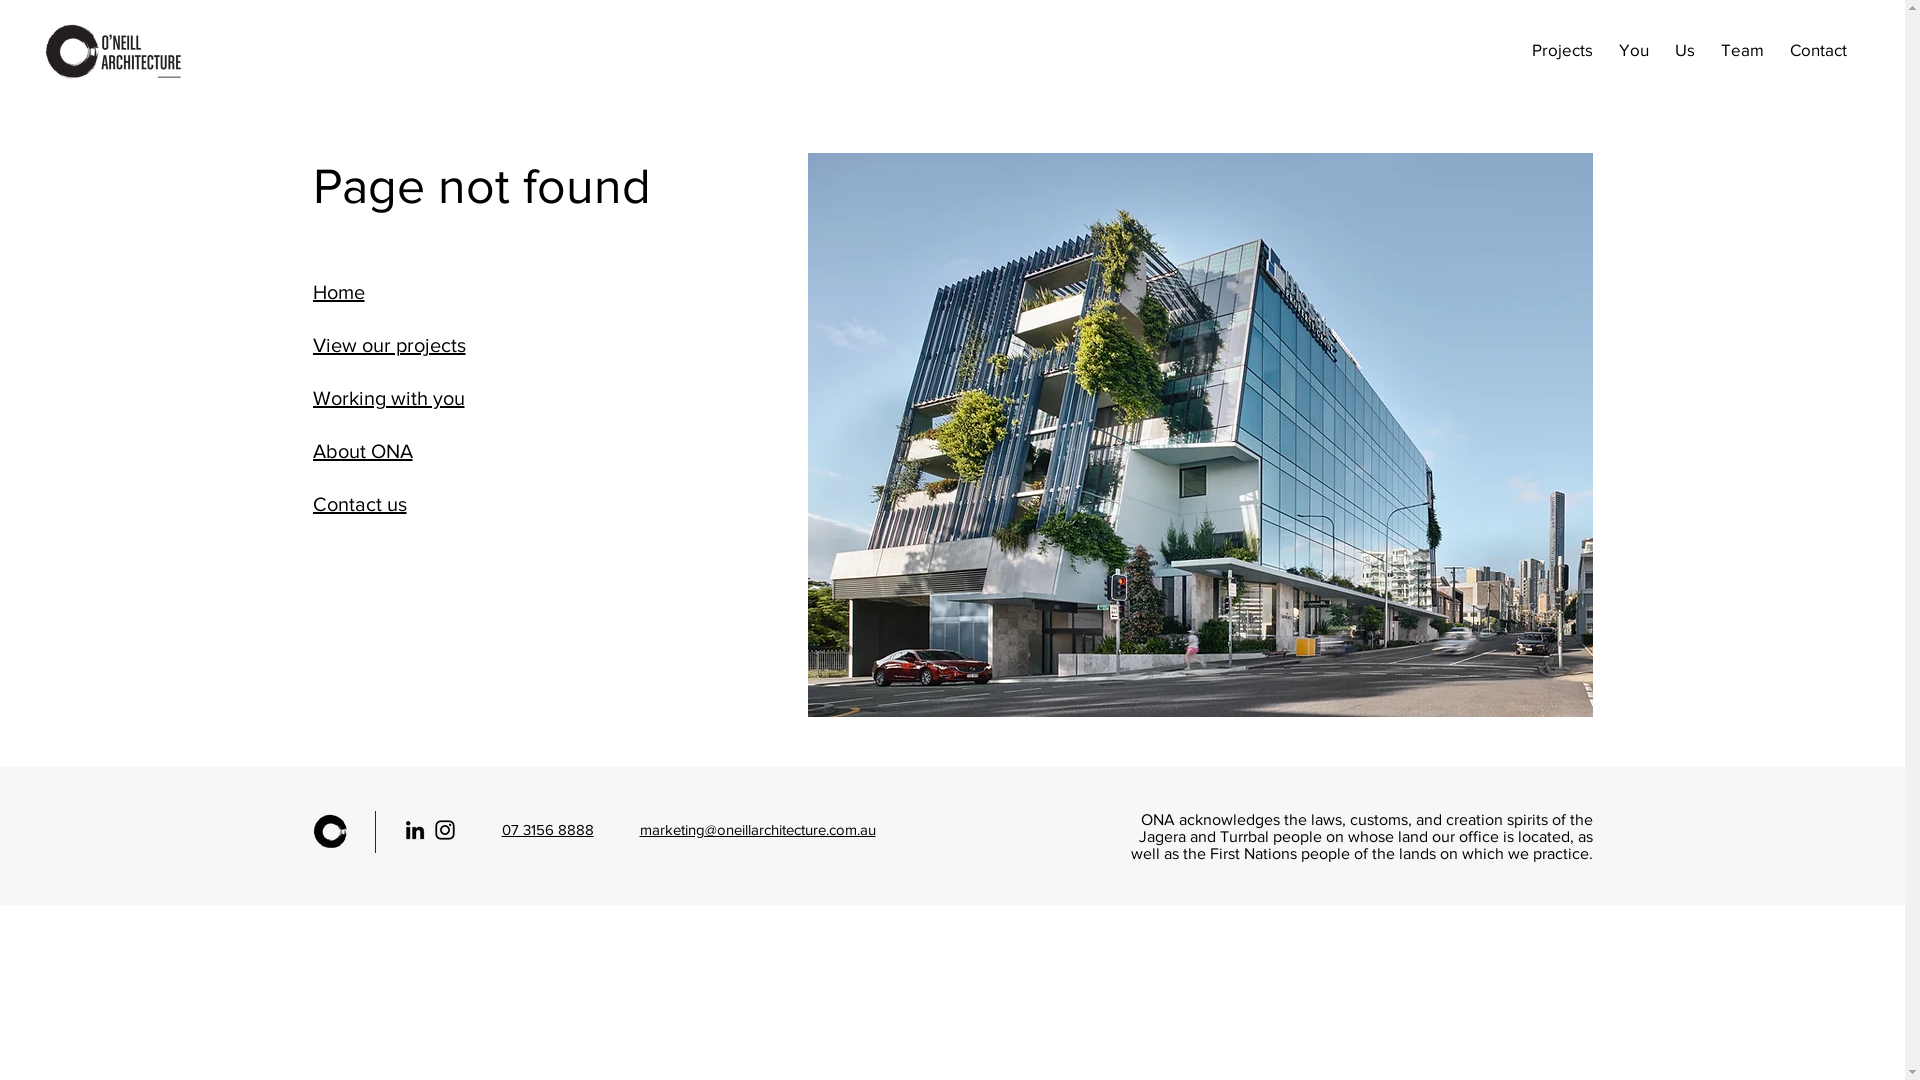  Describe the element at coordinates (395, 503) in the screenshot. I see `'Contact us'` at that location.